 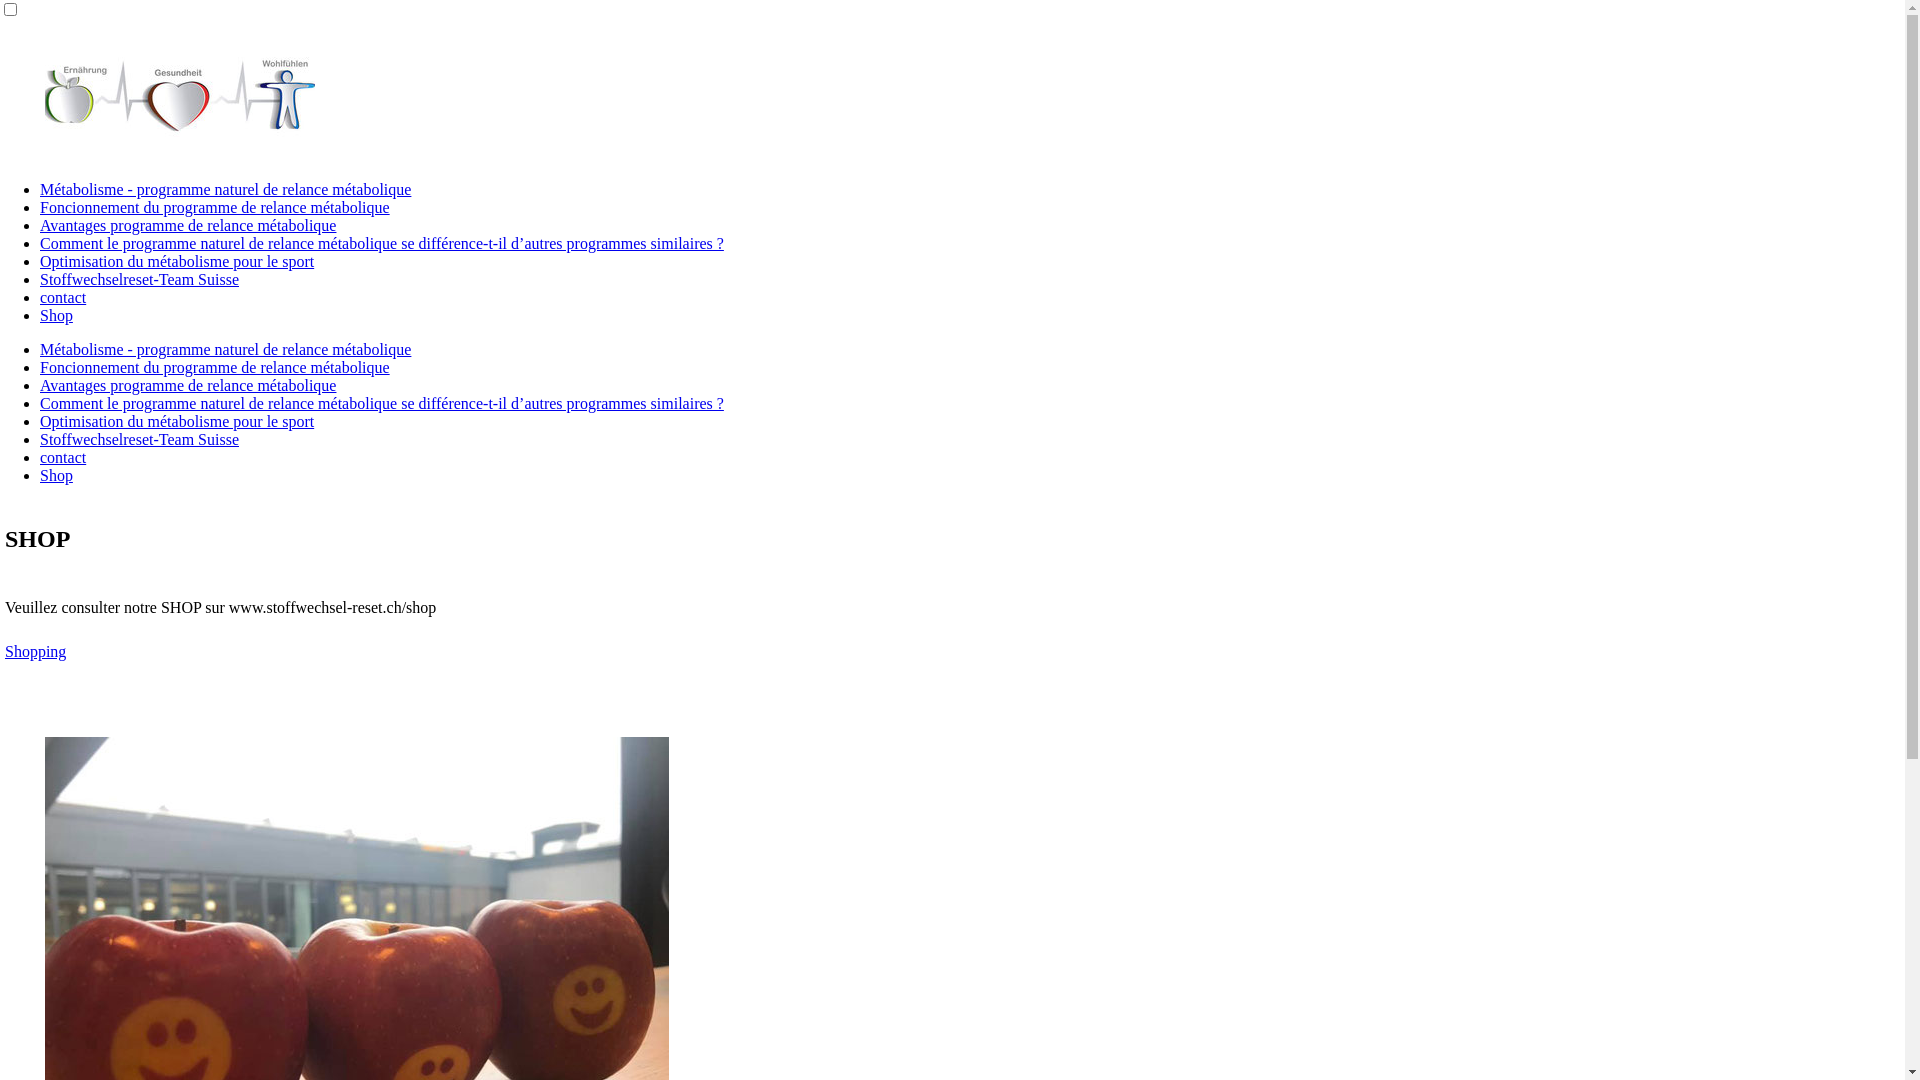 I want to click on 'Shop', so click(x=56, y=315).